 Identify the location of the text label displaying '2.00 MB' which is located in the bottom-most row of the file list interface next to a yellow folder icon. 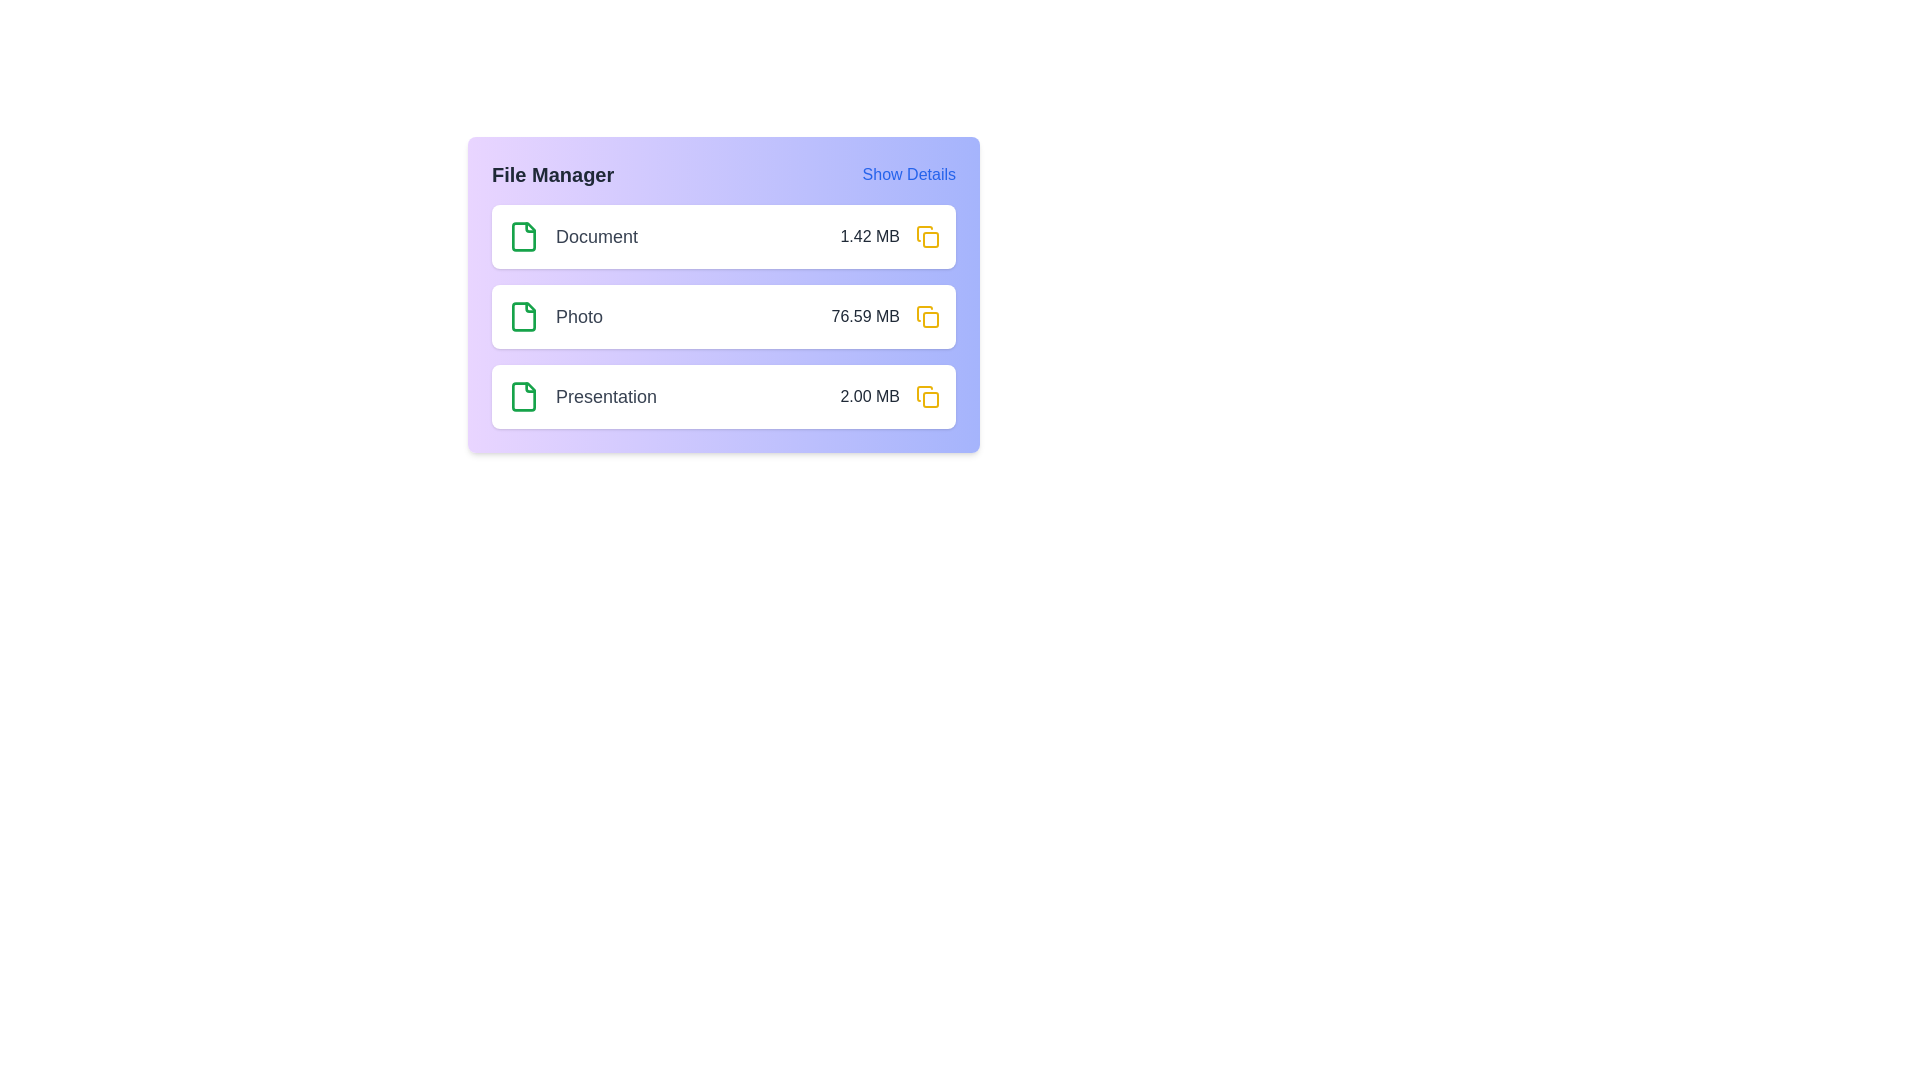
(889, 397).